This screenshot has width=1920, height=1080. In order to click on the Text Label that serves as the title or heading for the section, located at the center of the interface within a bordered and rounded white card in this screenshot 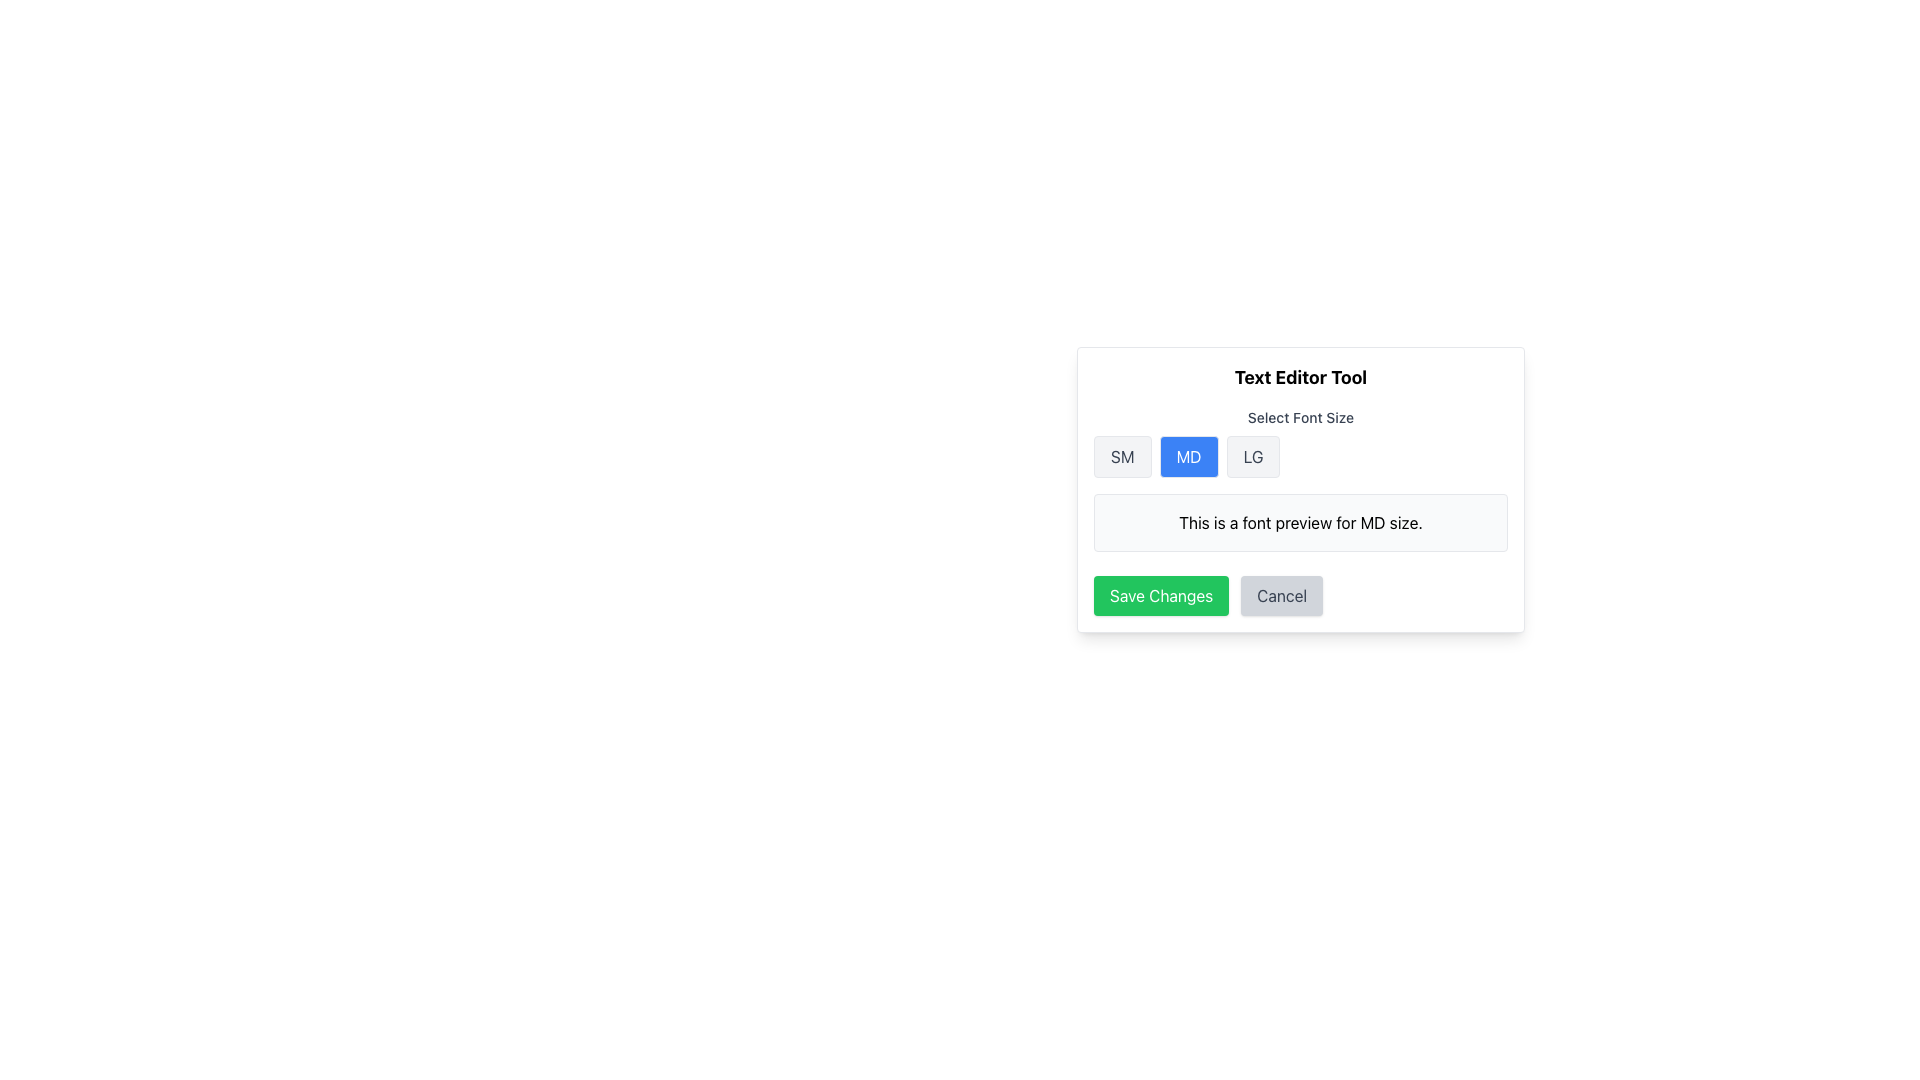, I will do `click(1300, 378)`.